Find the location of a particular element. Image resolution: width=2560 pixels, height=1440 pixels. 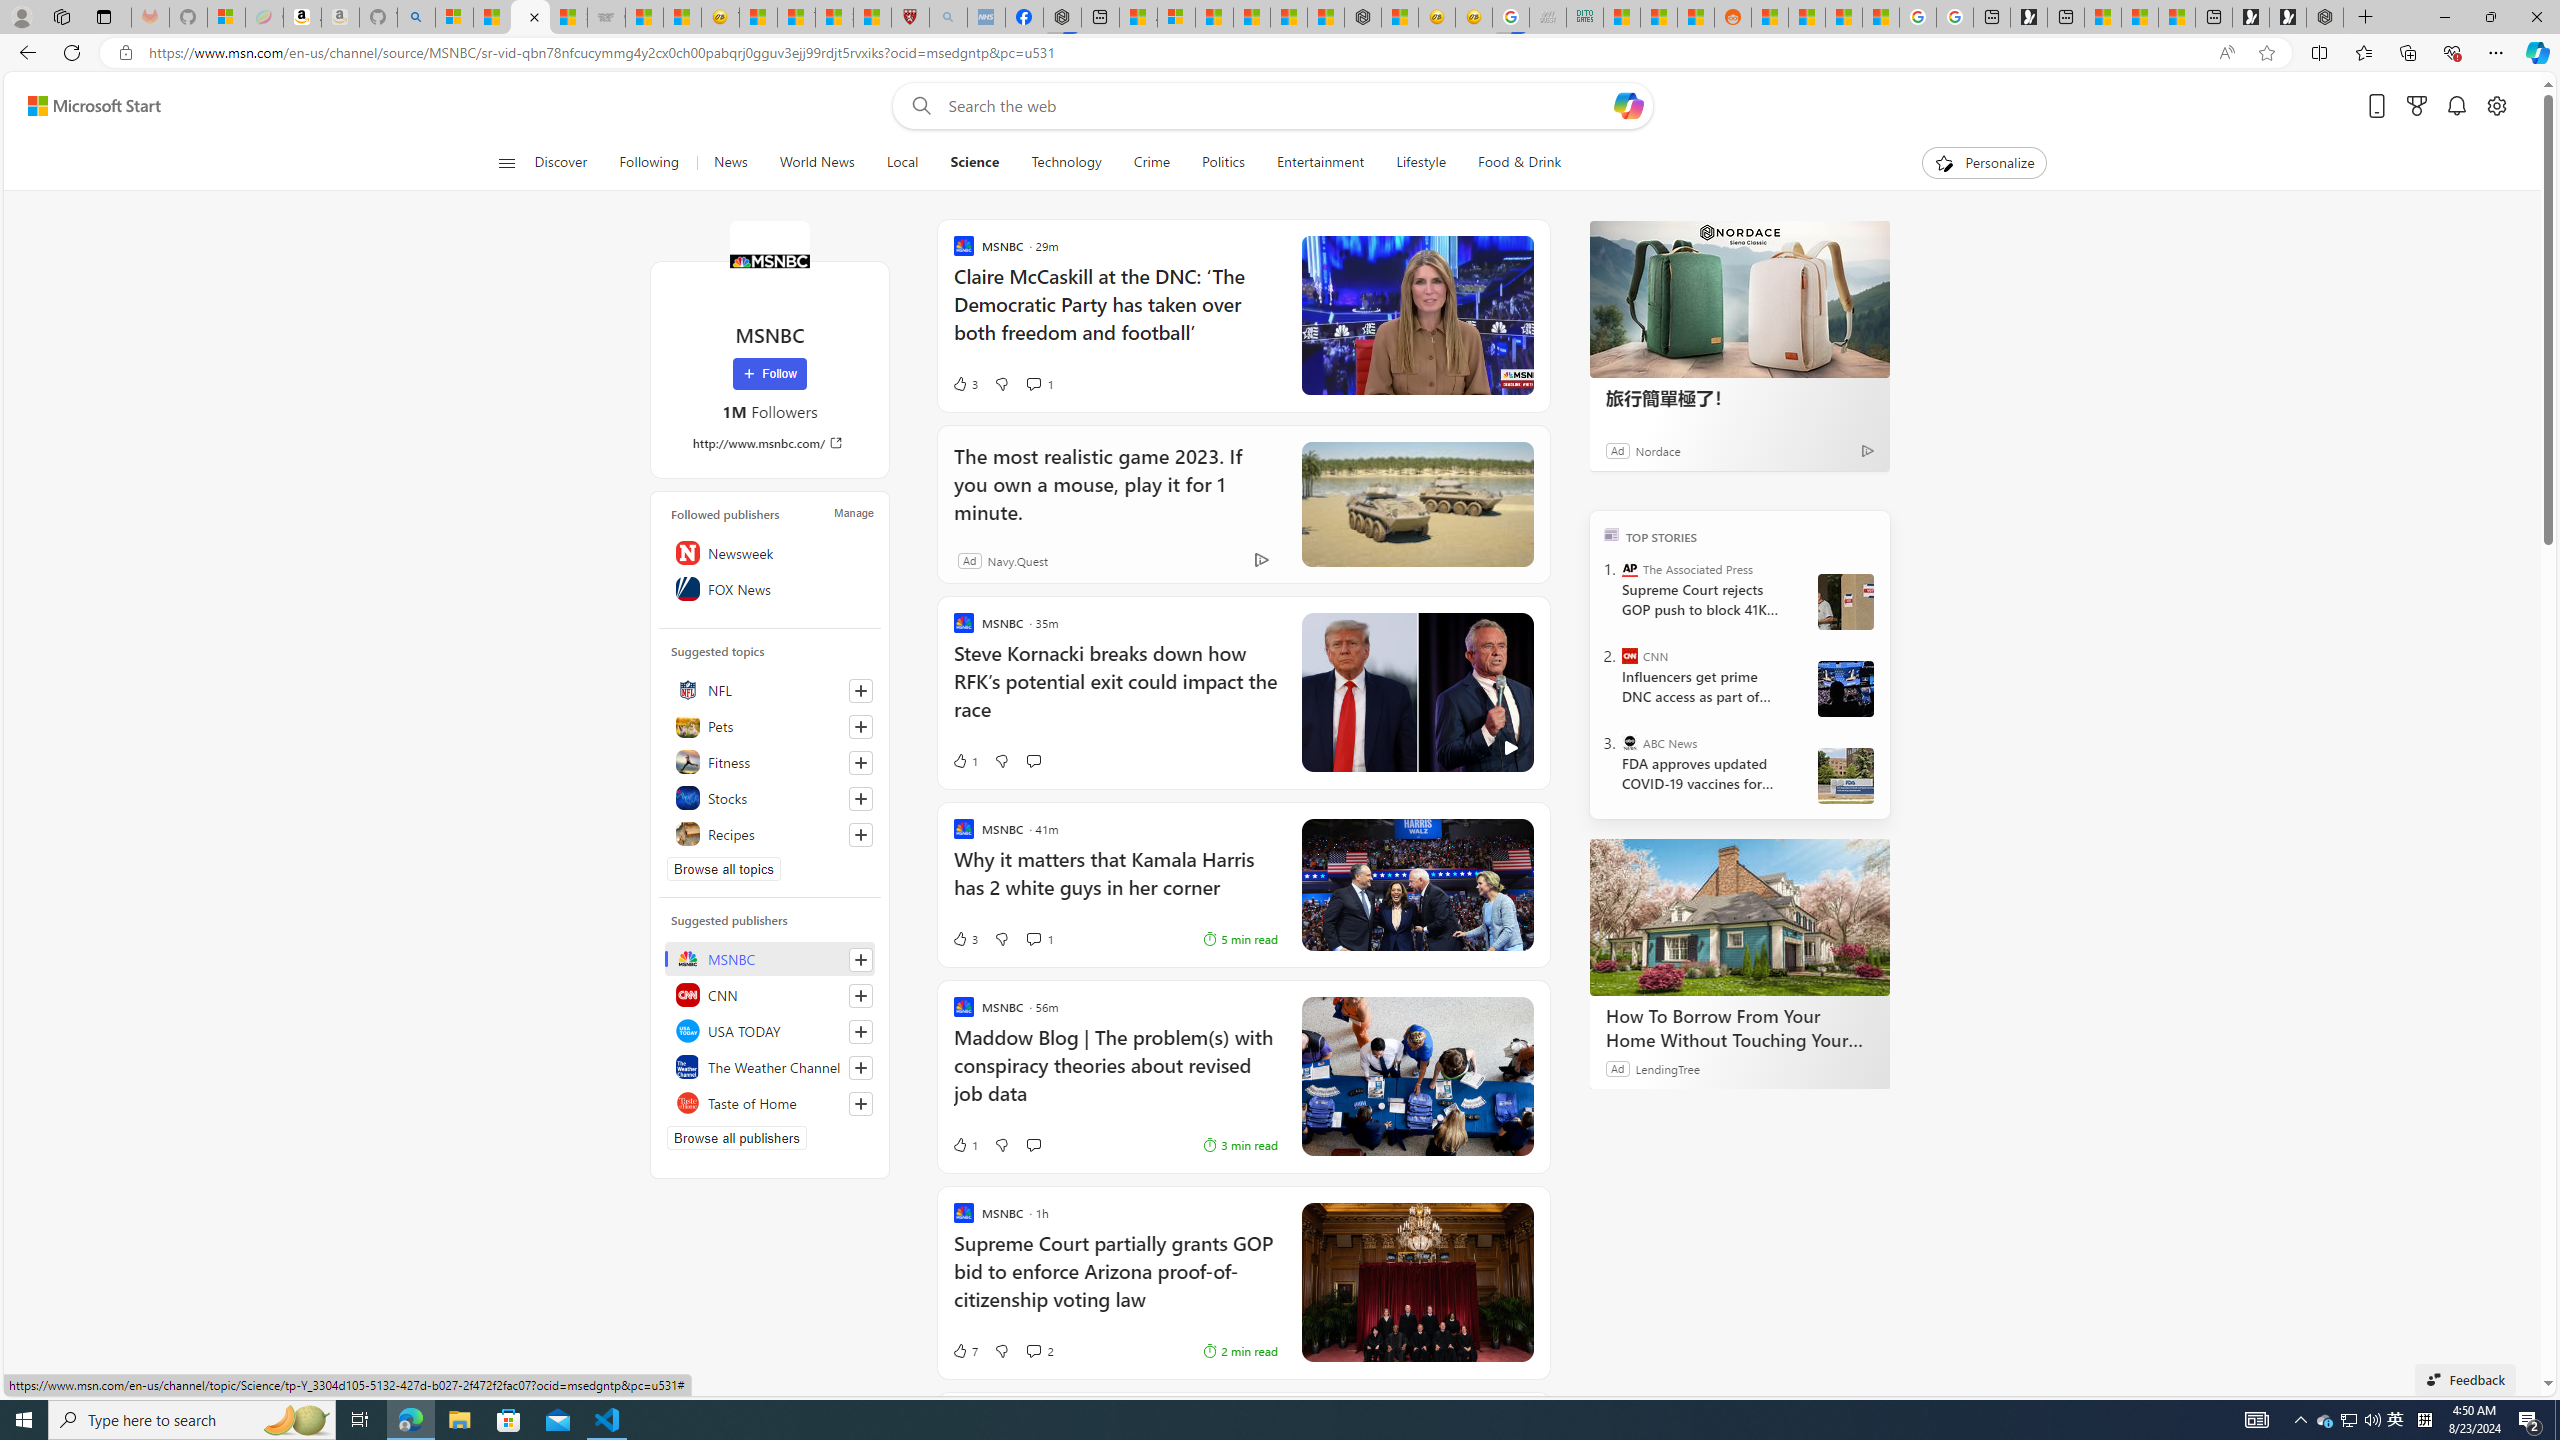

'14 Common Myths Debunked By Scientific Facts' is located at coordinates (1288, 16).